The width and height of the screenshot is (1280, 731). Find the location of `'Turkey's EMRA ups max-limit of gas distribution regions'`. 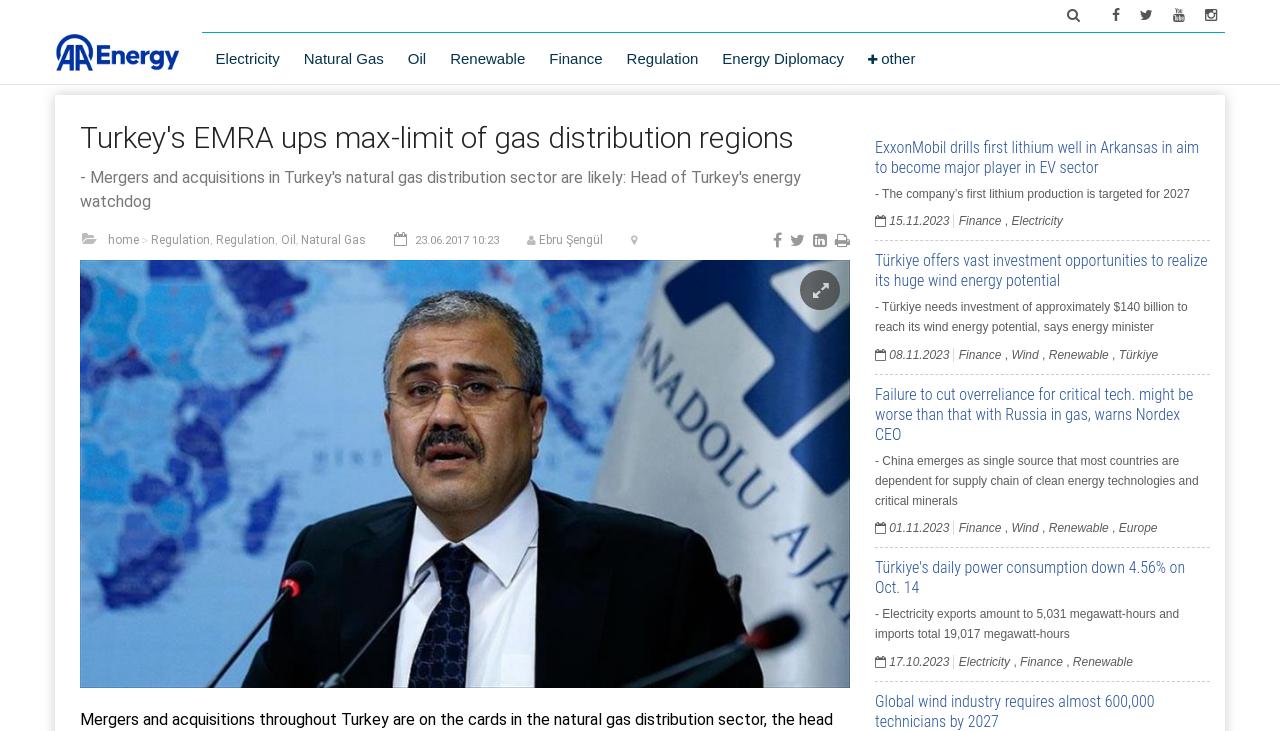

'Turkey's EMRA ups max-limit of gas distribution regions' is located at coordinates (80, 137).